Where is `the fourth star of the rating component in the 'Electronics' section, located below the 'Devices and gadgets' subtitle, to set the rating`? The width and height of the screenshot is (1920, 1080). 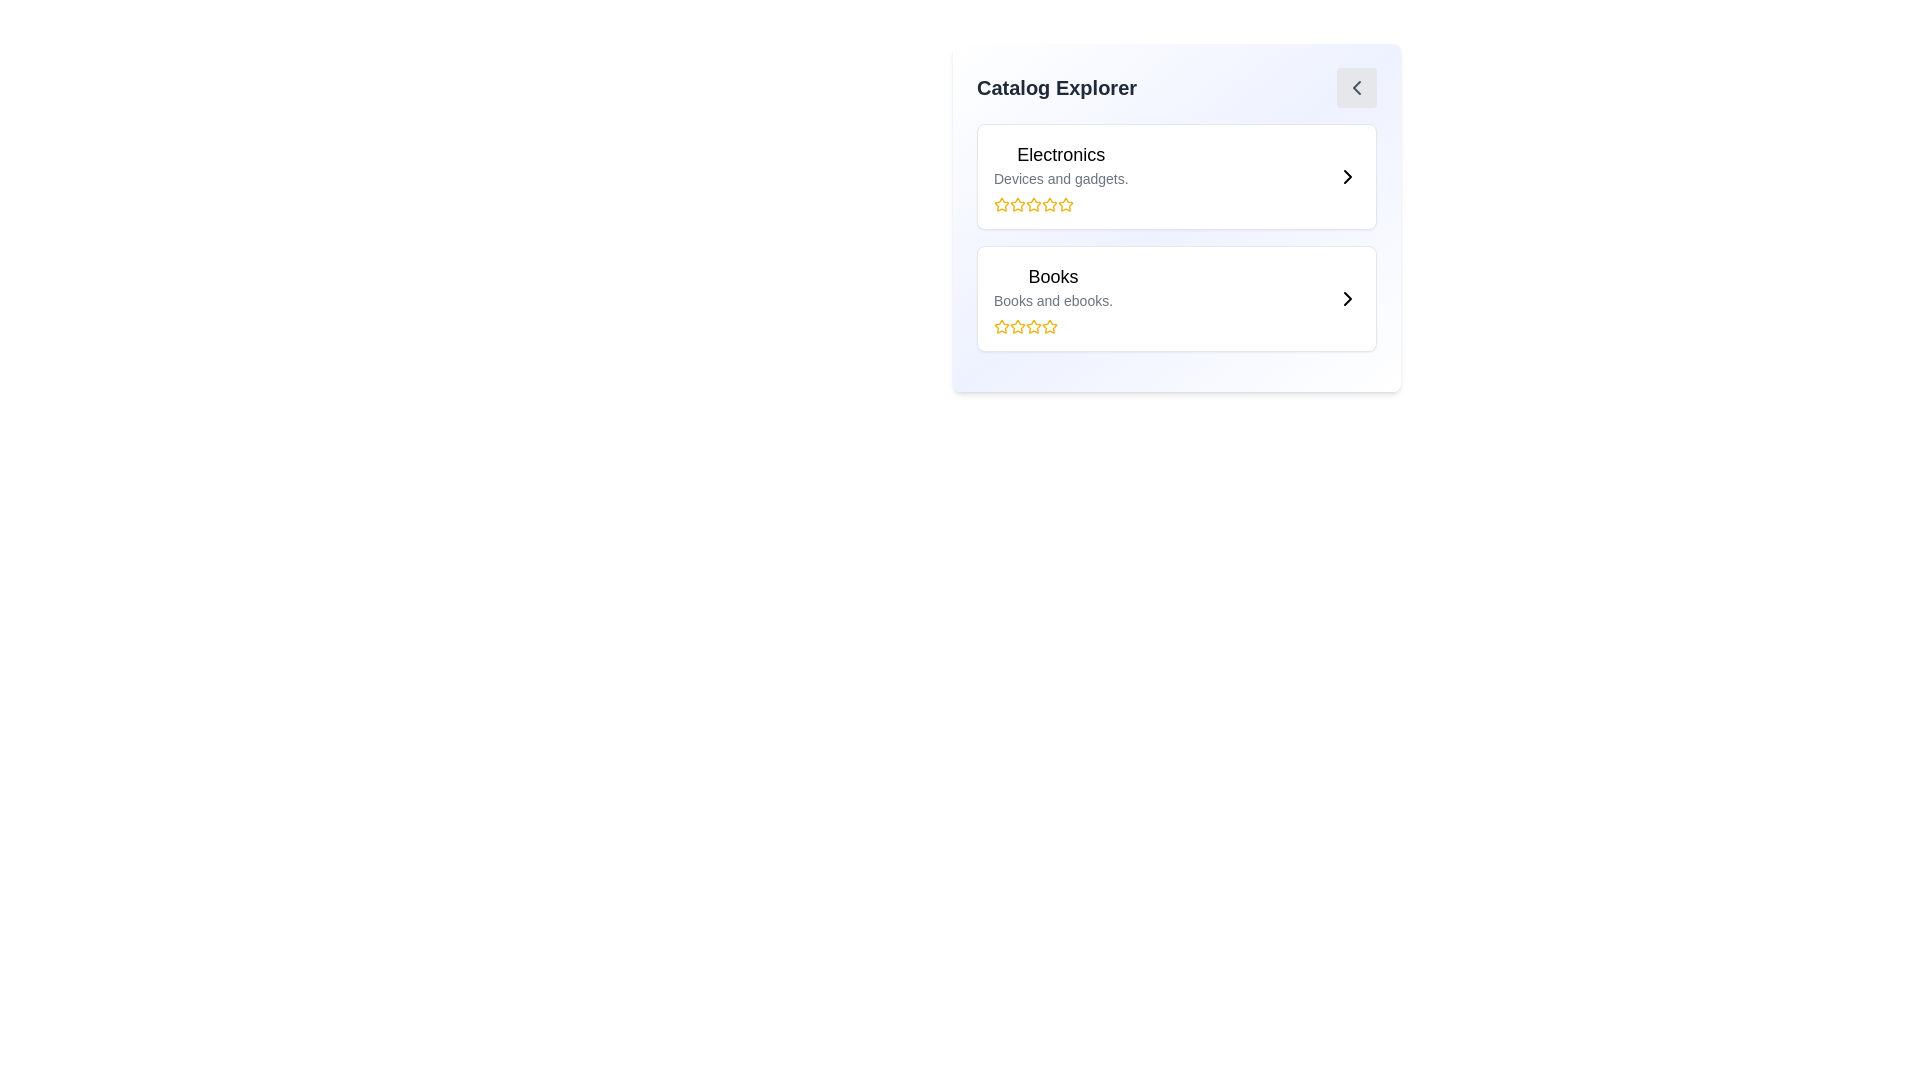
the fourth star of the rating component in the 'Electronics' section, located below the 'Devices and gadgets' subtitle, to set the rating is located at coordinates (1060, 204).